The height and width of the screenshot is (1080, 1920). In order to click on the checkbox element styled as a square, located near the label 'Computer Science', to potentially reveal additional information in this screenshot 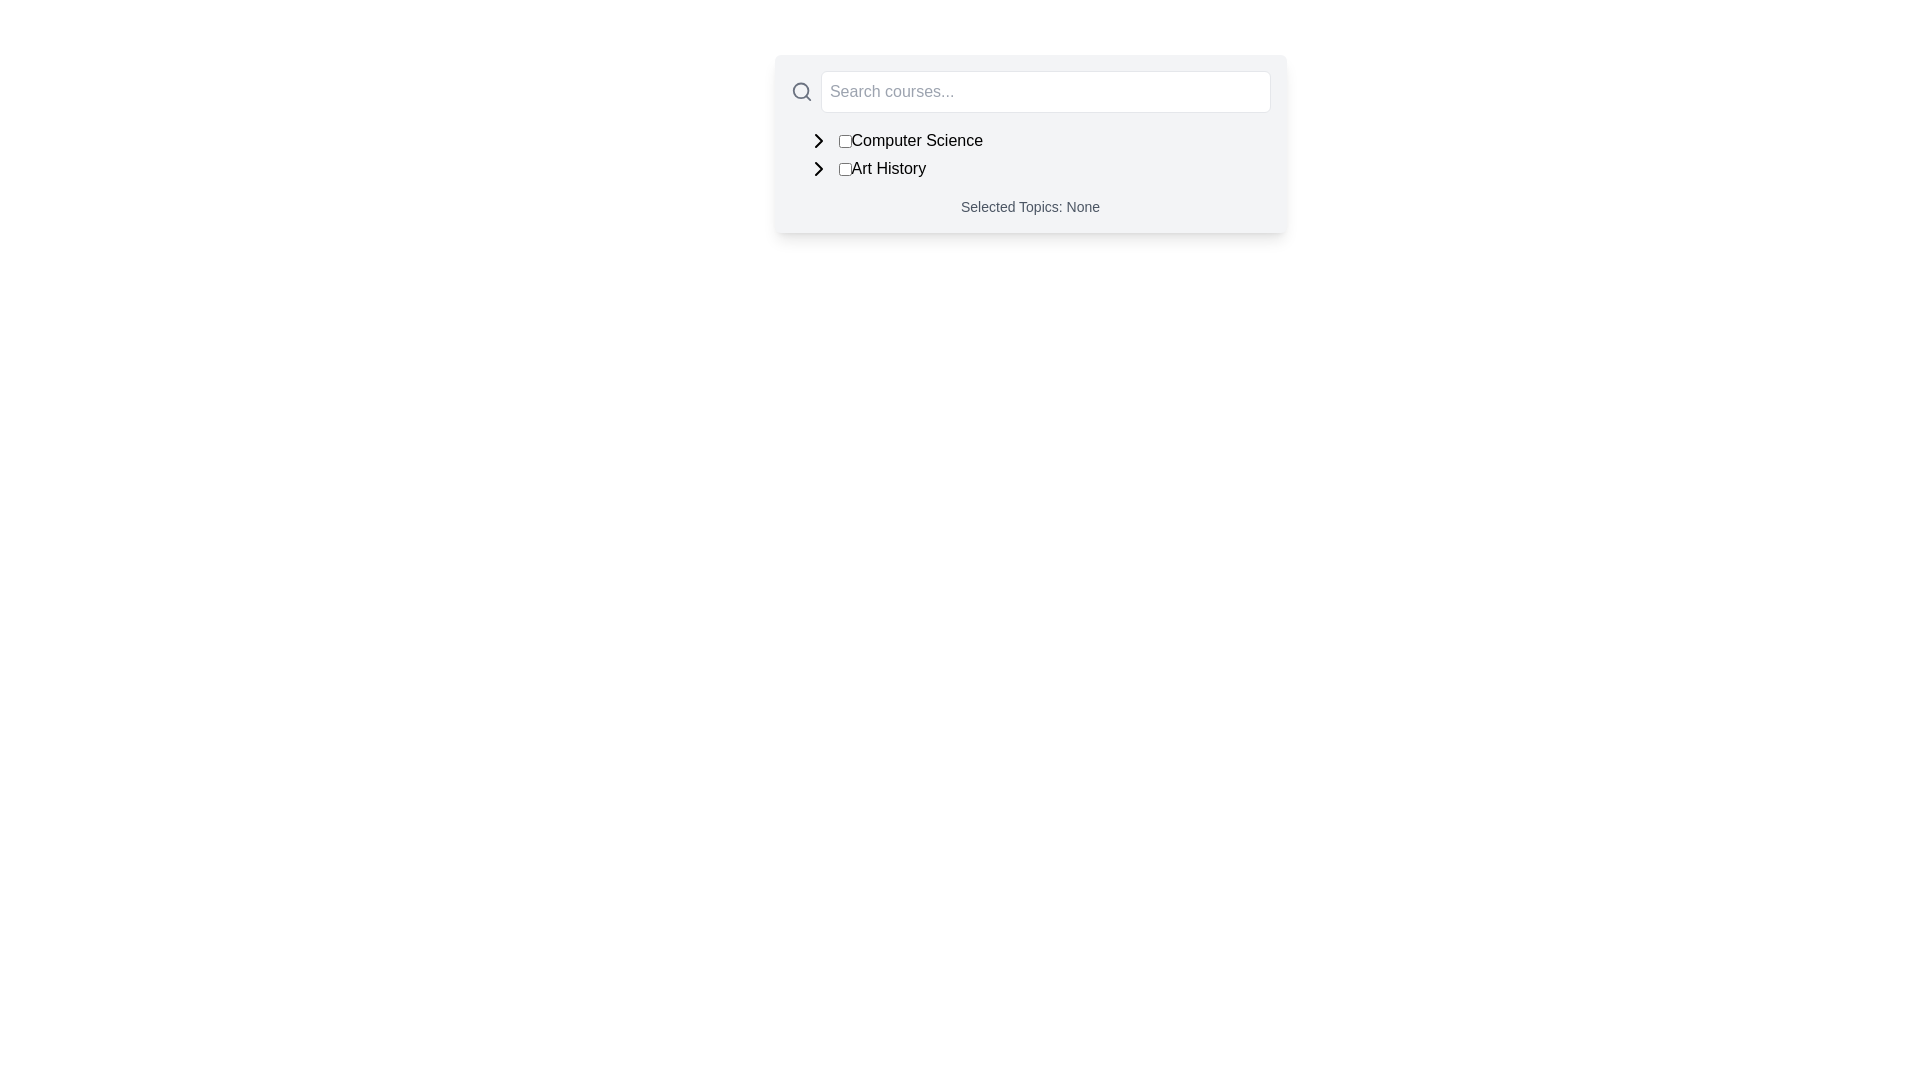, I will do `click(844, 140)`.